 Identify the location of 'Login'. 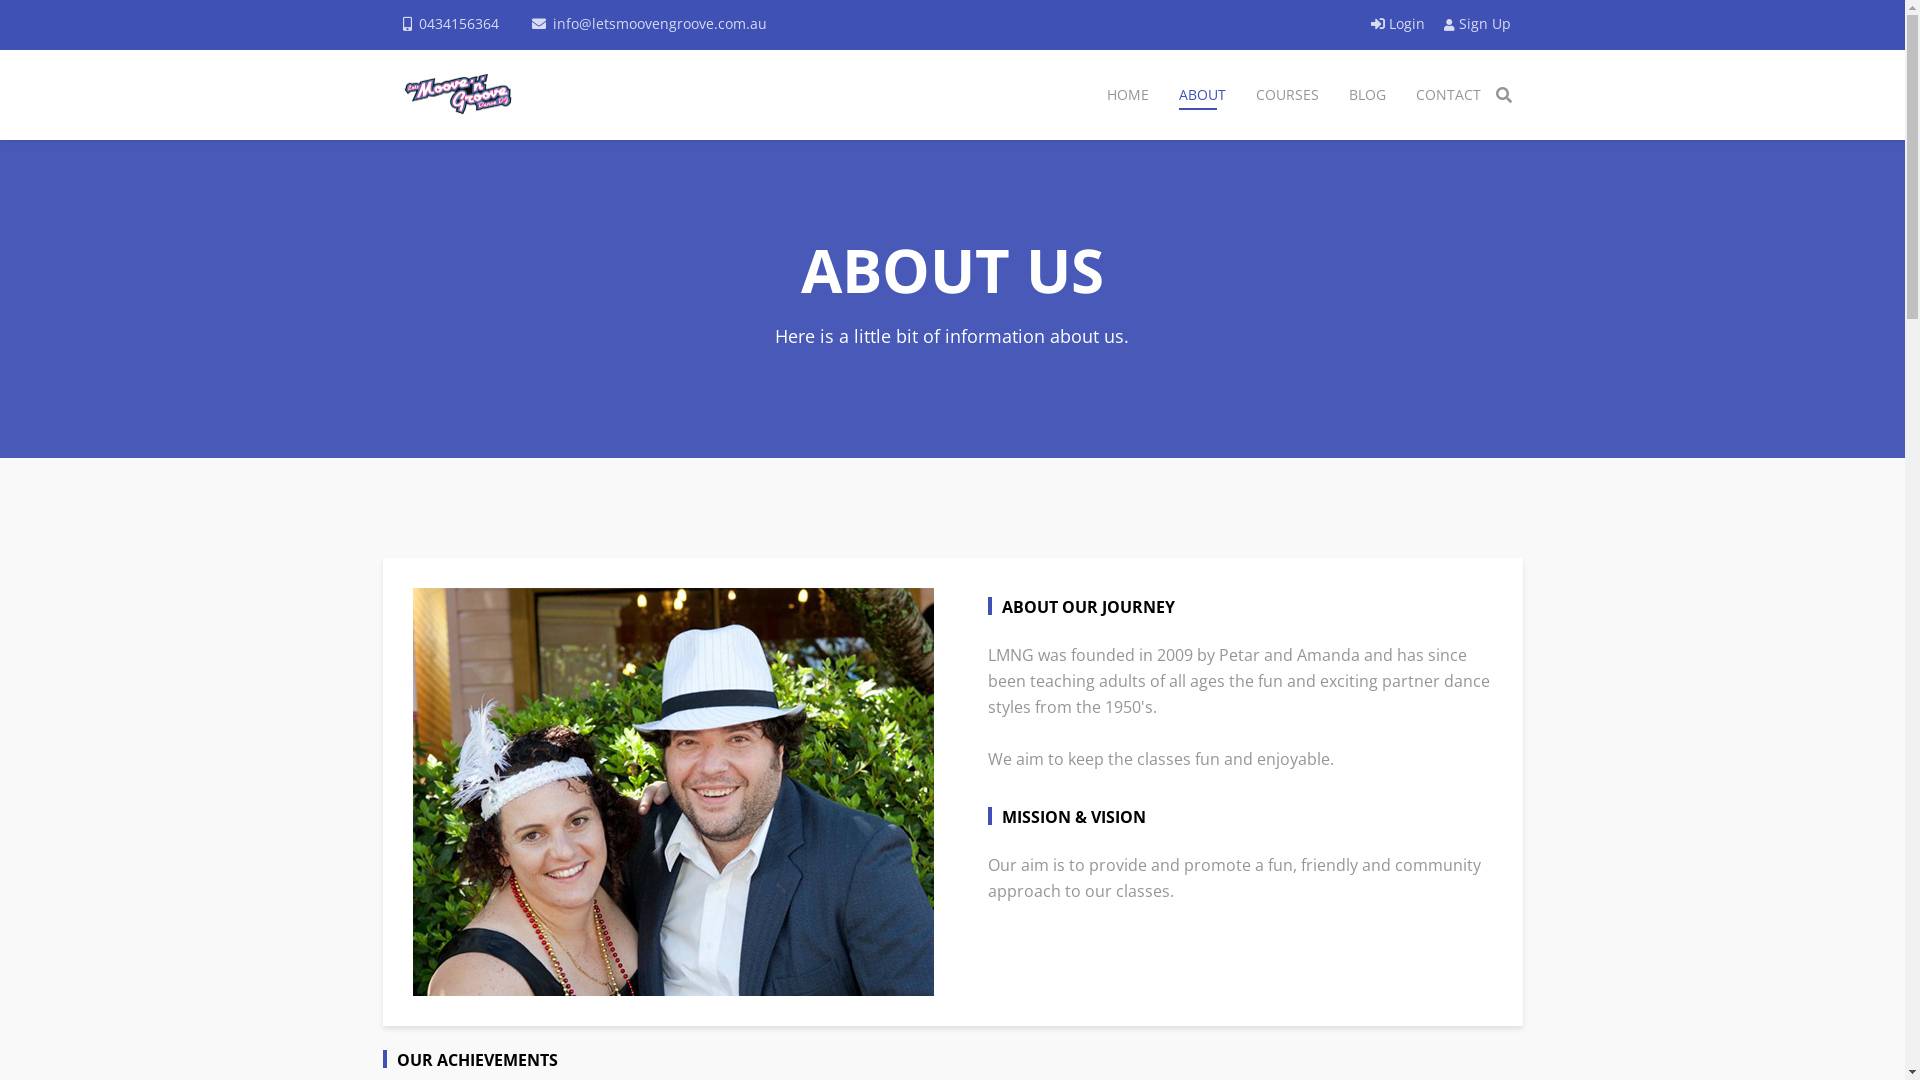
(1368, 23).